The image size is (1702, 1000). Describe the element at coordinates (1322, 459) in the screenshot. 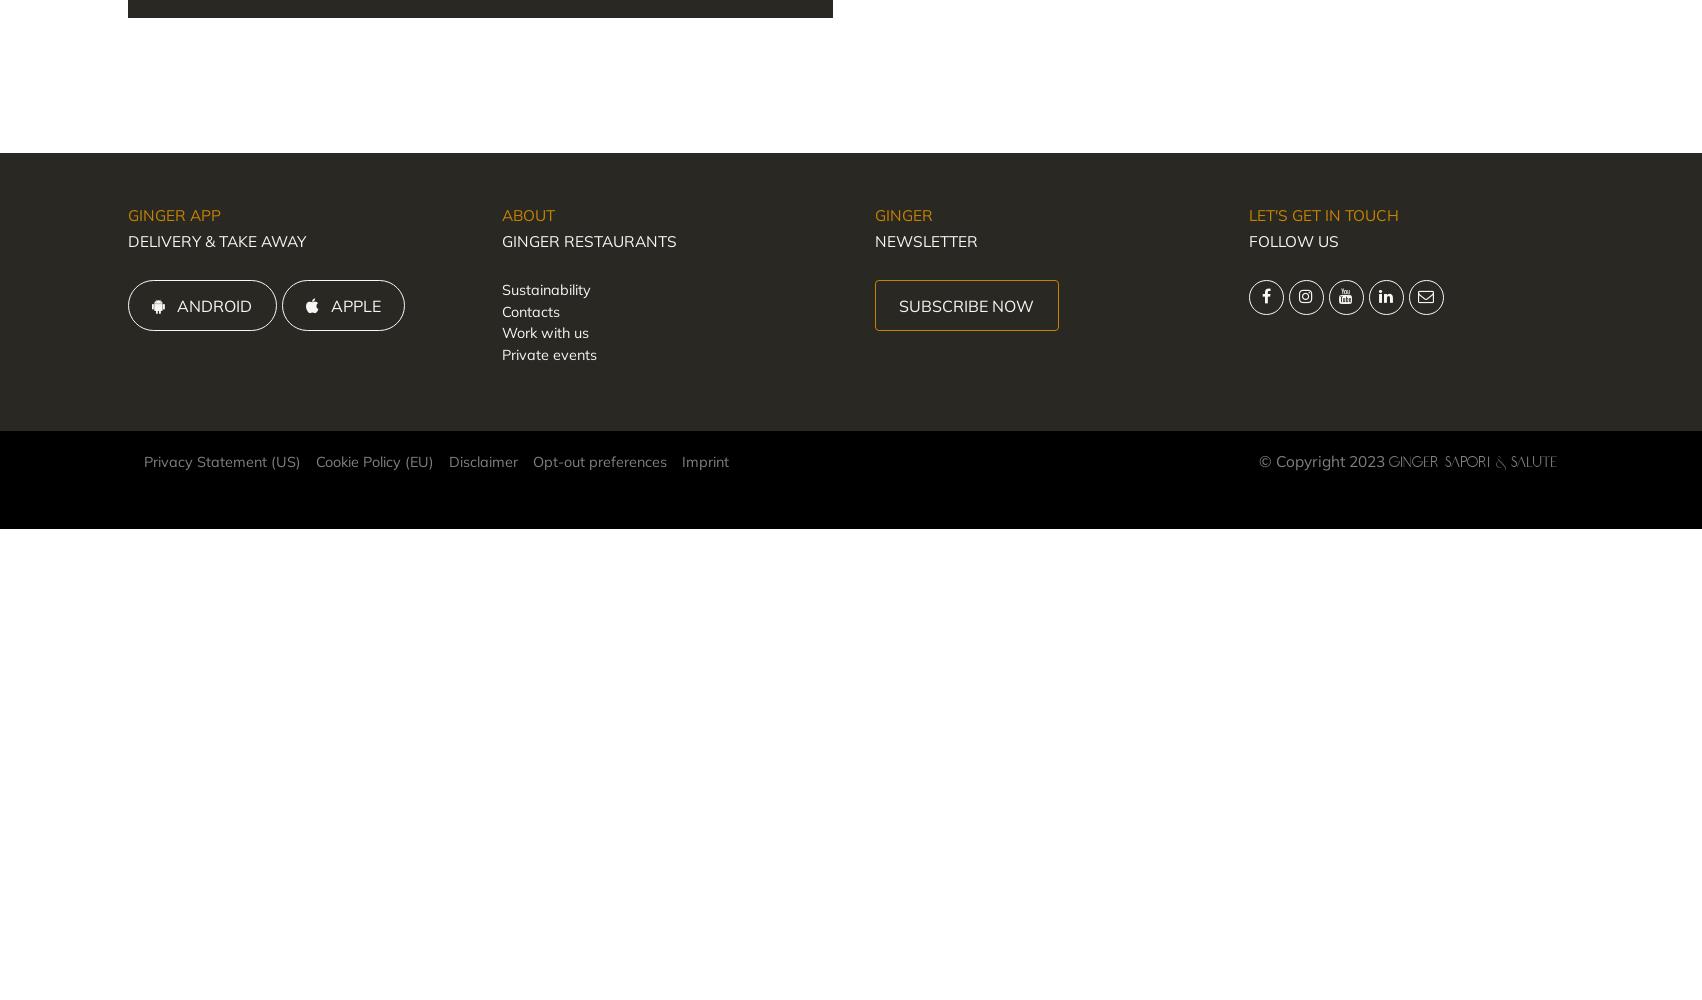

I see `'© Copyright 								2023'` at that location.